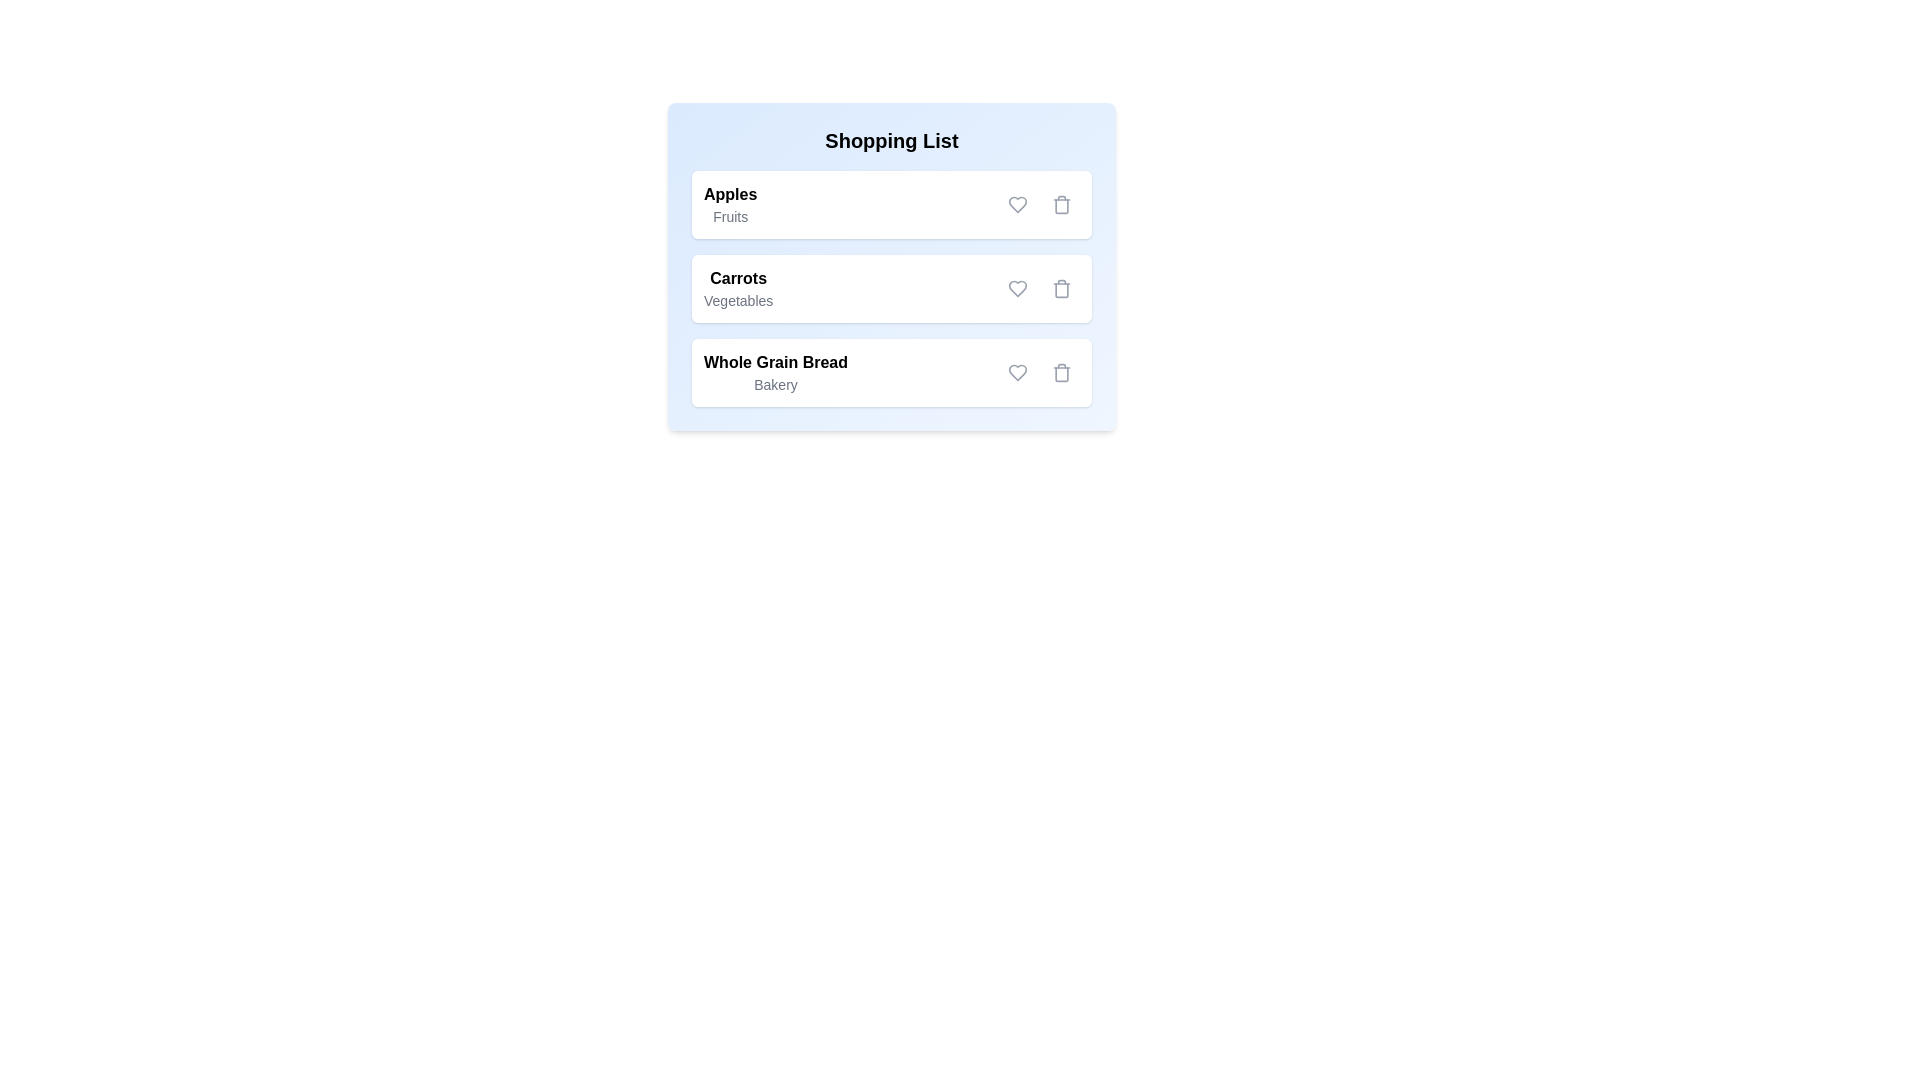 The height and width of the screenshot is (1080, 1920). Describe the element at coordinates (1017, 373) in the screenshot. I see `like button for the item Whole Grain Bread to toggle its liked status` at that location.